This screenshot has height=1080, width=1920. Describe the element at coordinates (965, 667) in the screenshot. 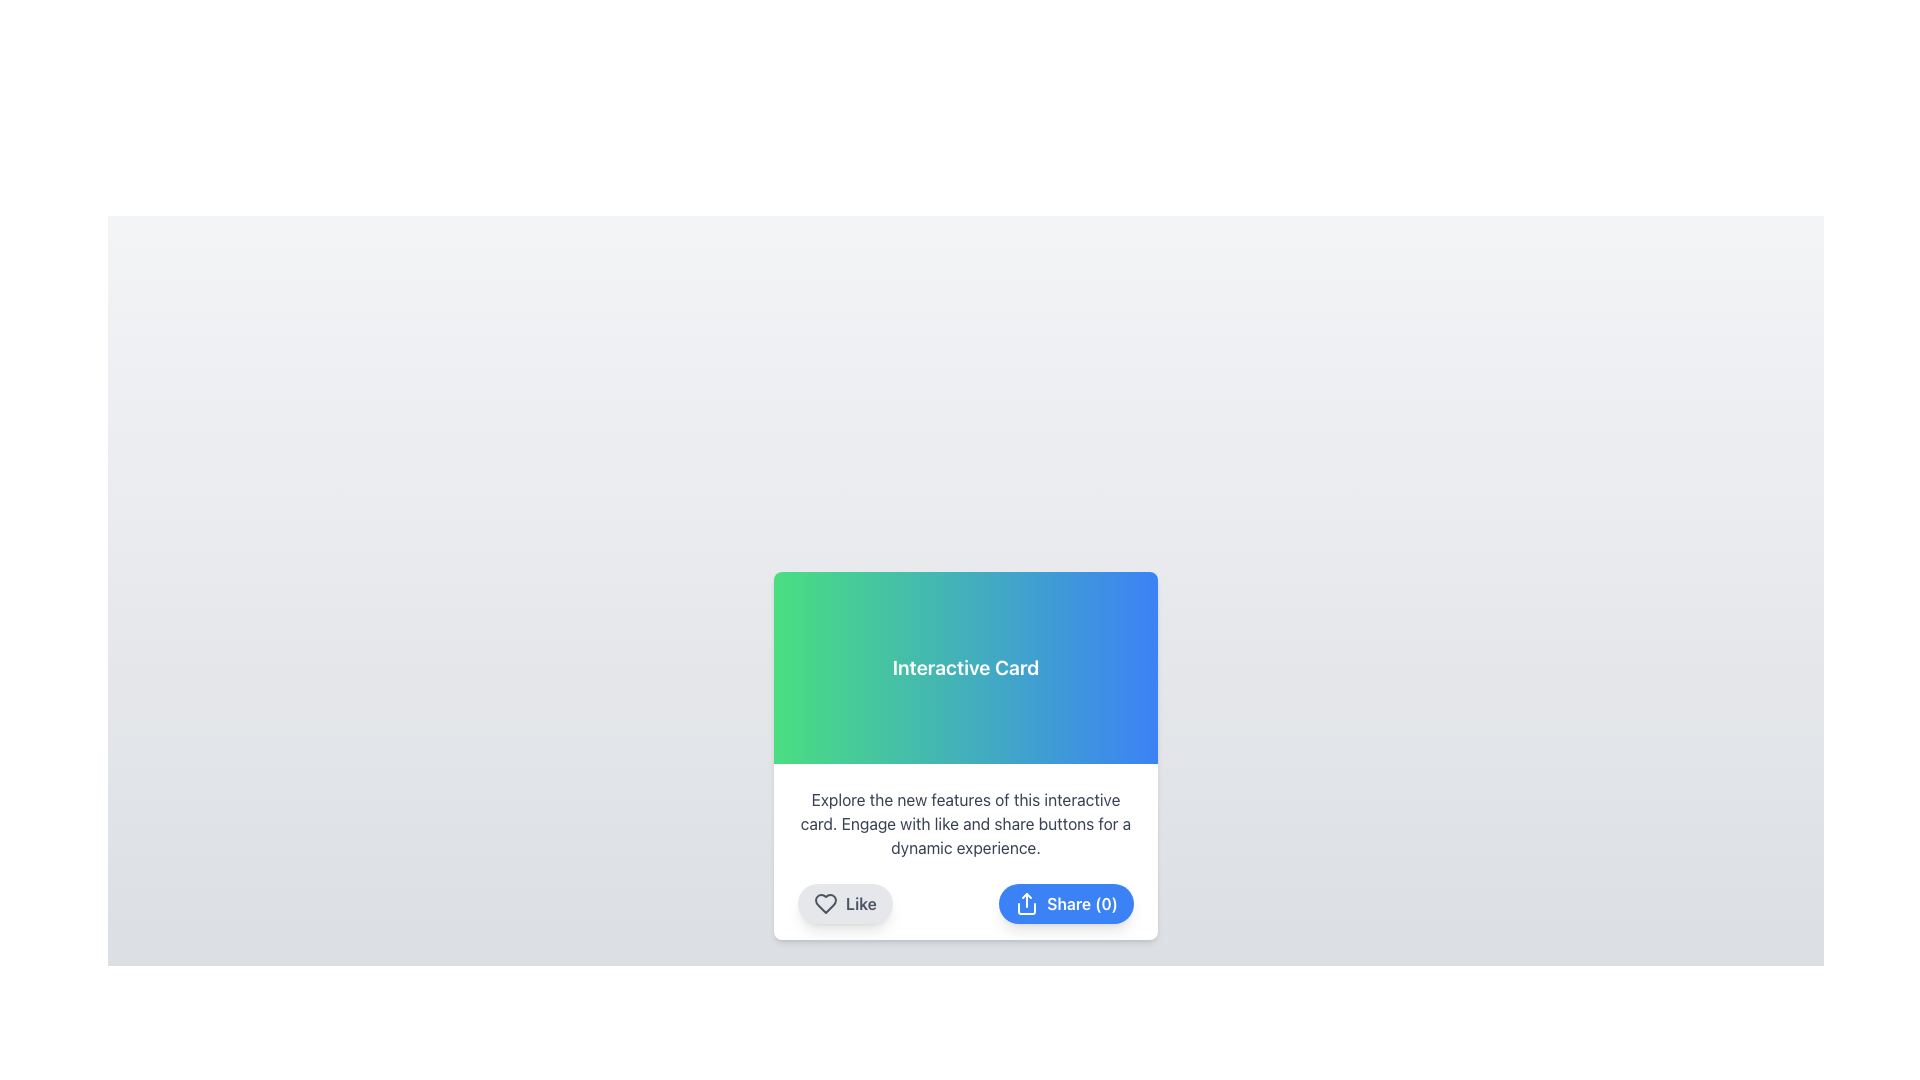

I see `the Decorative Banner at the top of the card element, which serves as a visual header for the card` at that location.